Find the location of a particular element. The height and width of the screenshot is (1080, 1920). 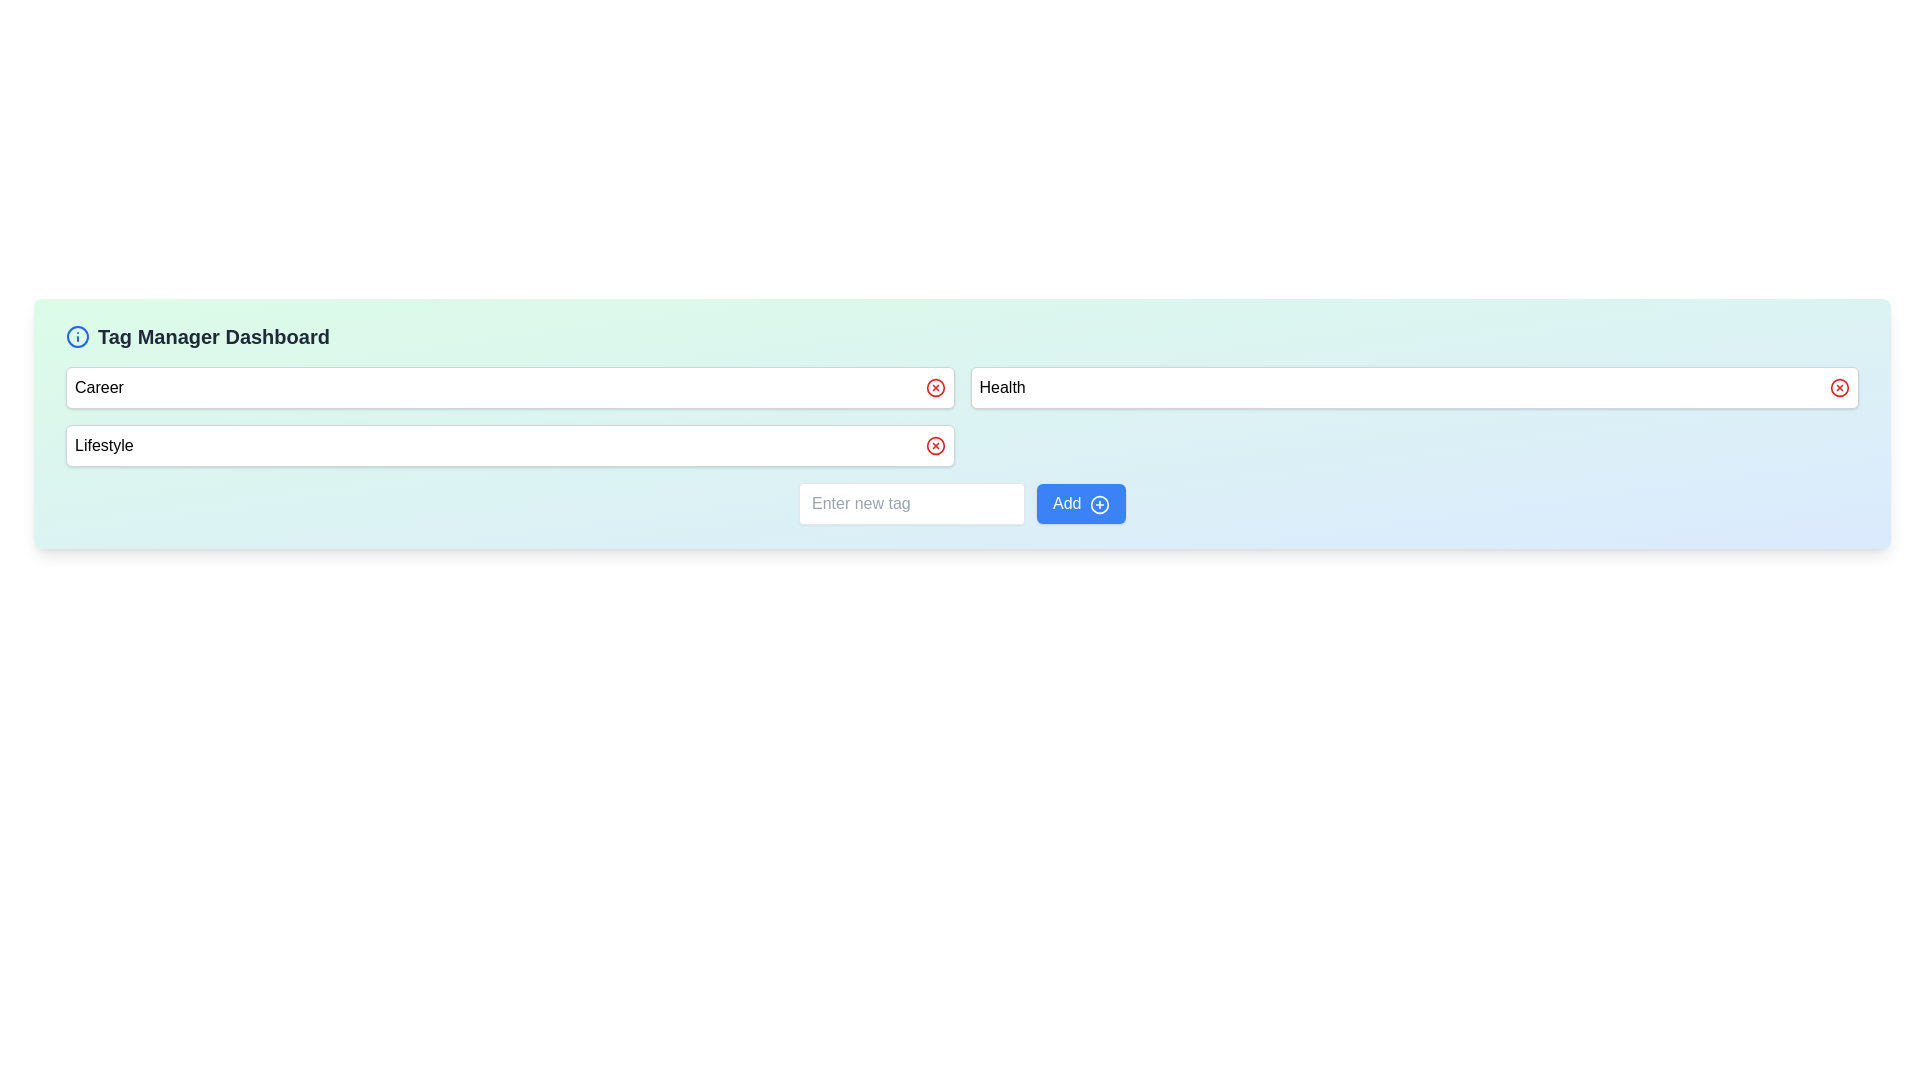

the button located at the far right of the row containing the label 'Lifestyle' is located at coordinates (934, 445).